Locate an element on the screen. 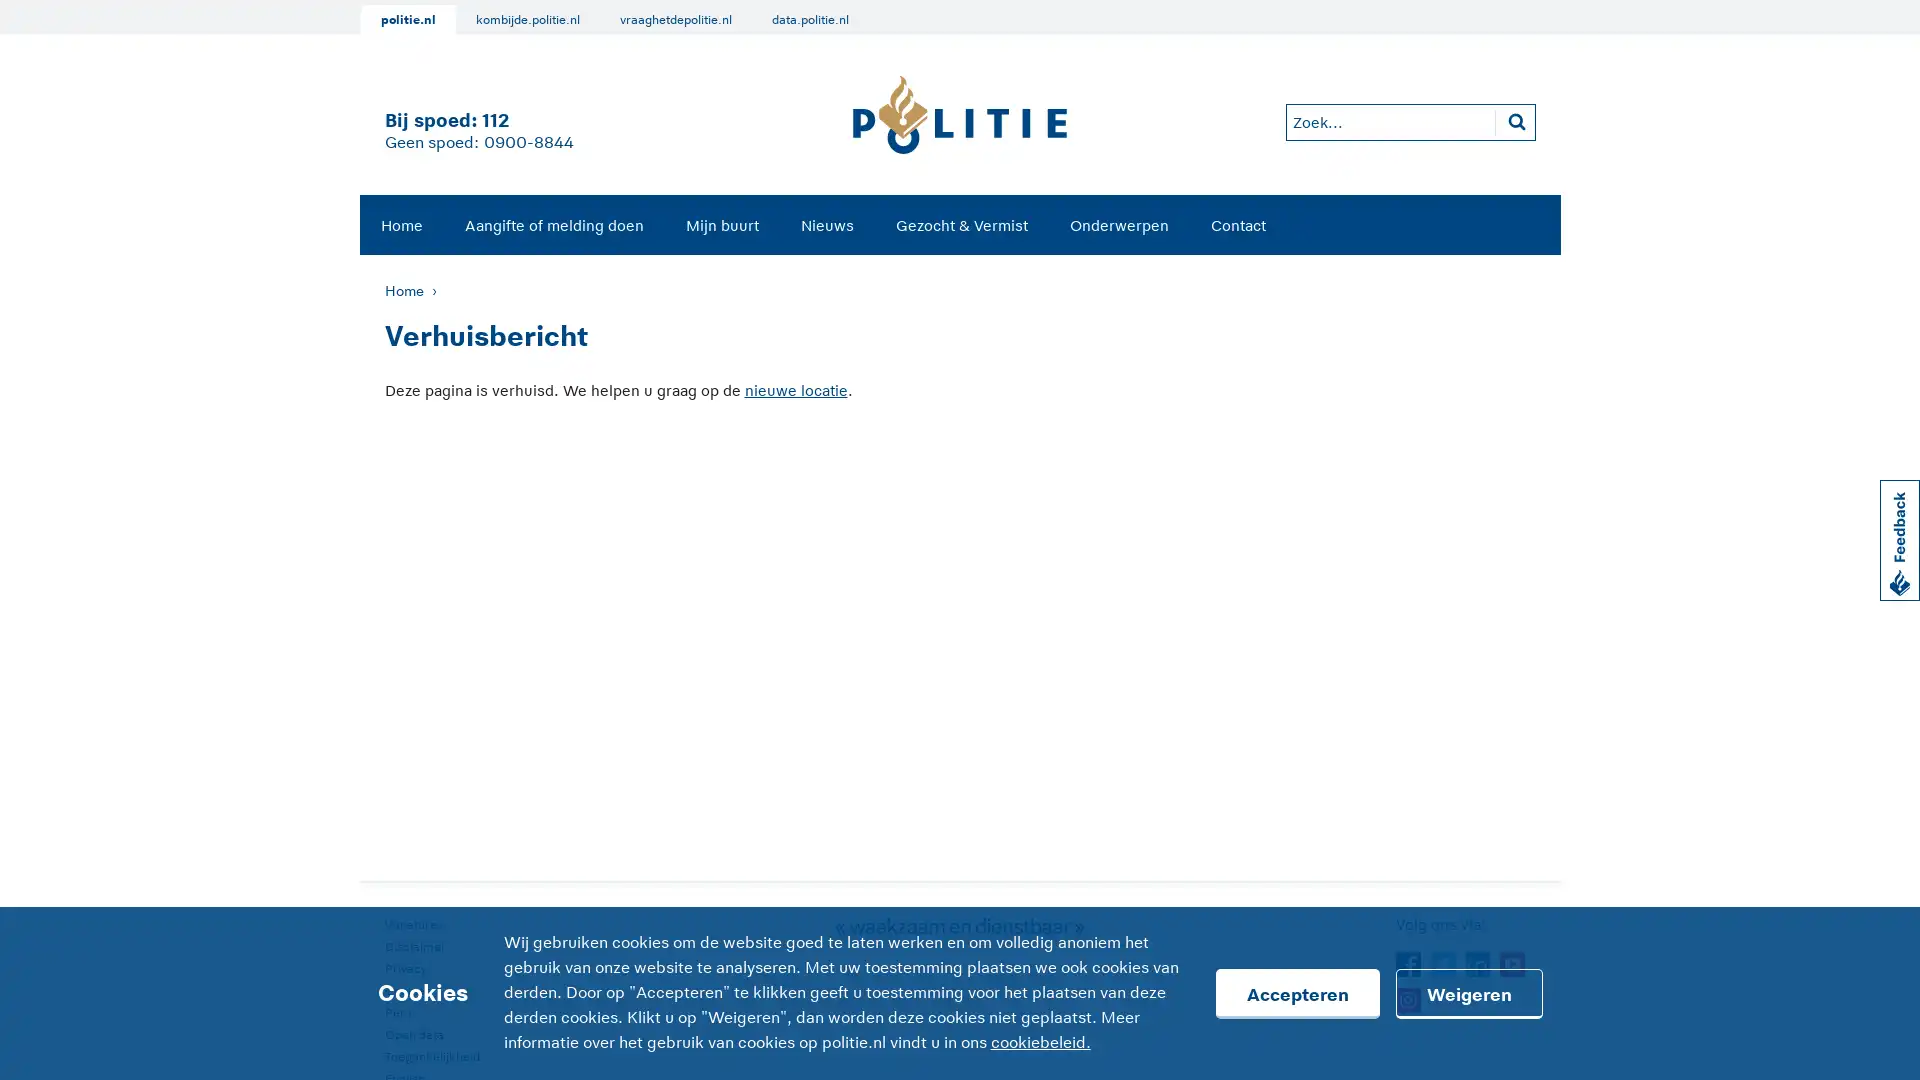 The image size is (1920, 1080). Weigeren is located at coordinates (1468, 992).